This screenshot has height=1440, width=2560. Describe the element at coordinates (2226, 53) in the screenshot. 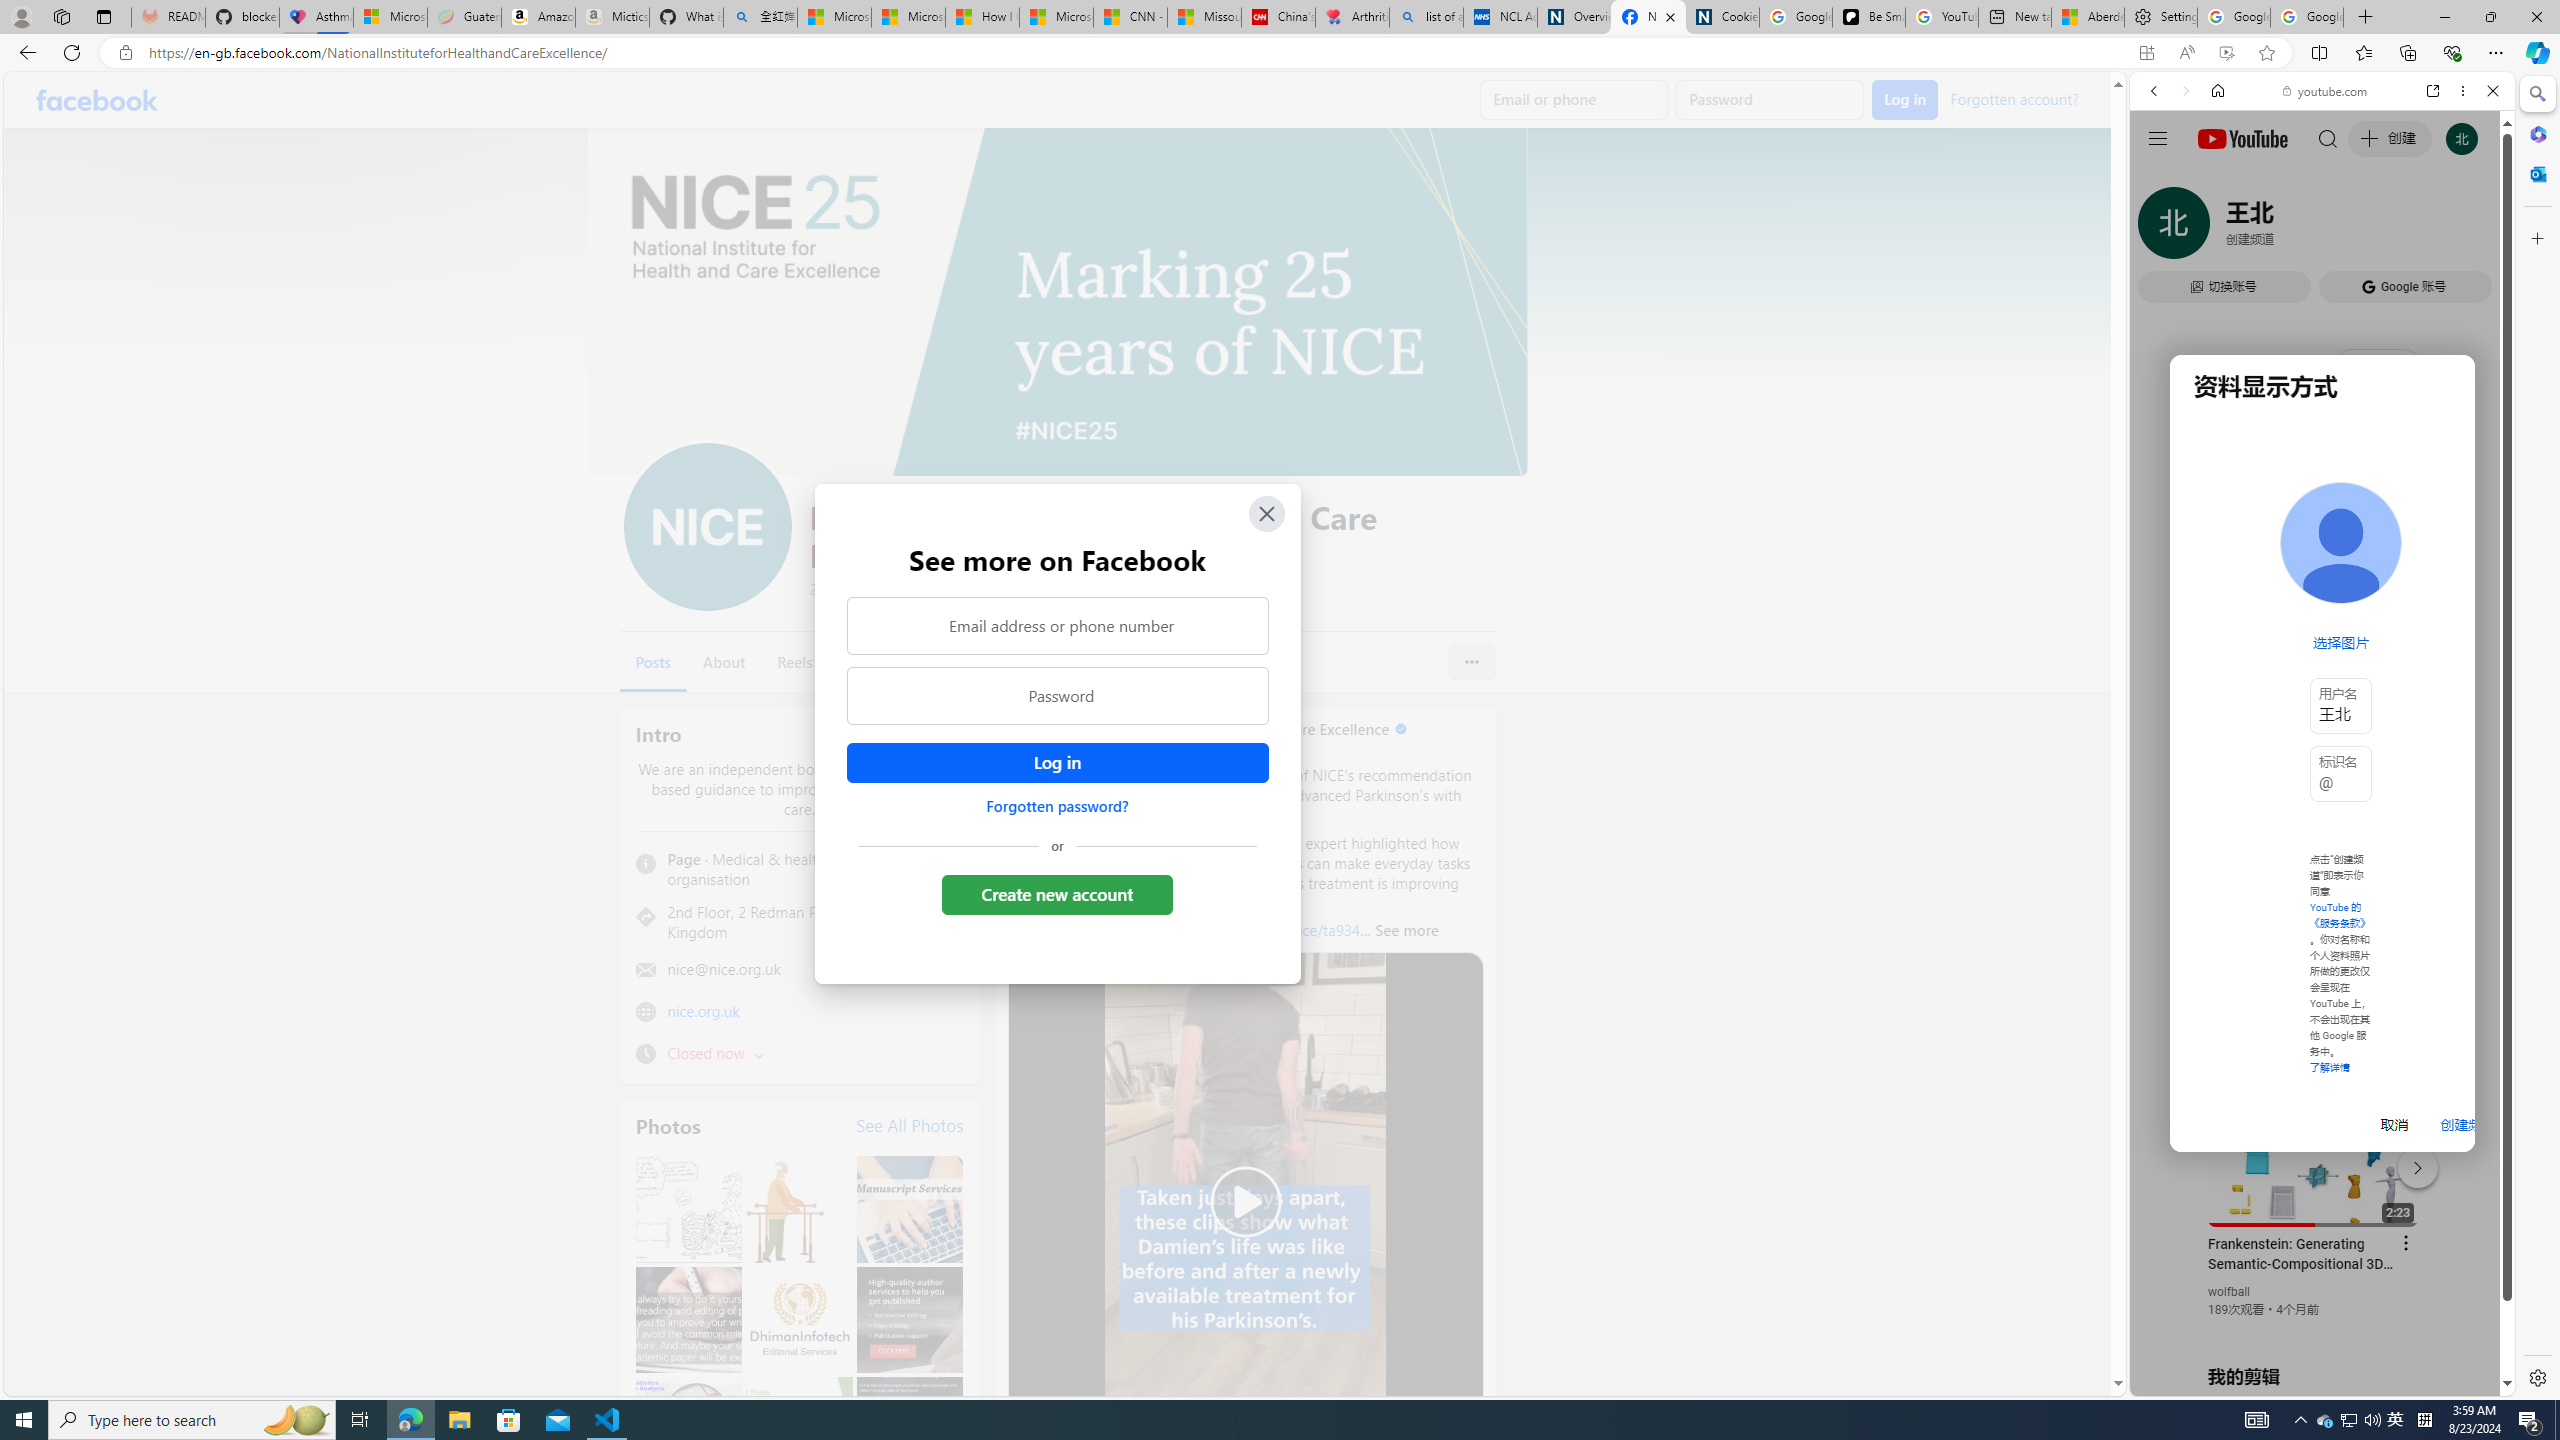

I see `'Enhance video'` at that location.